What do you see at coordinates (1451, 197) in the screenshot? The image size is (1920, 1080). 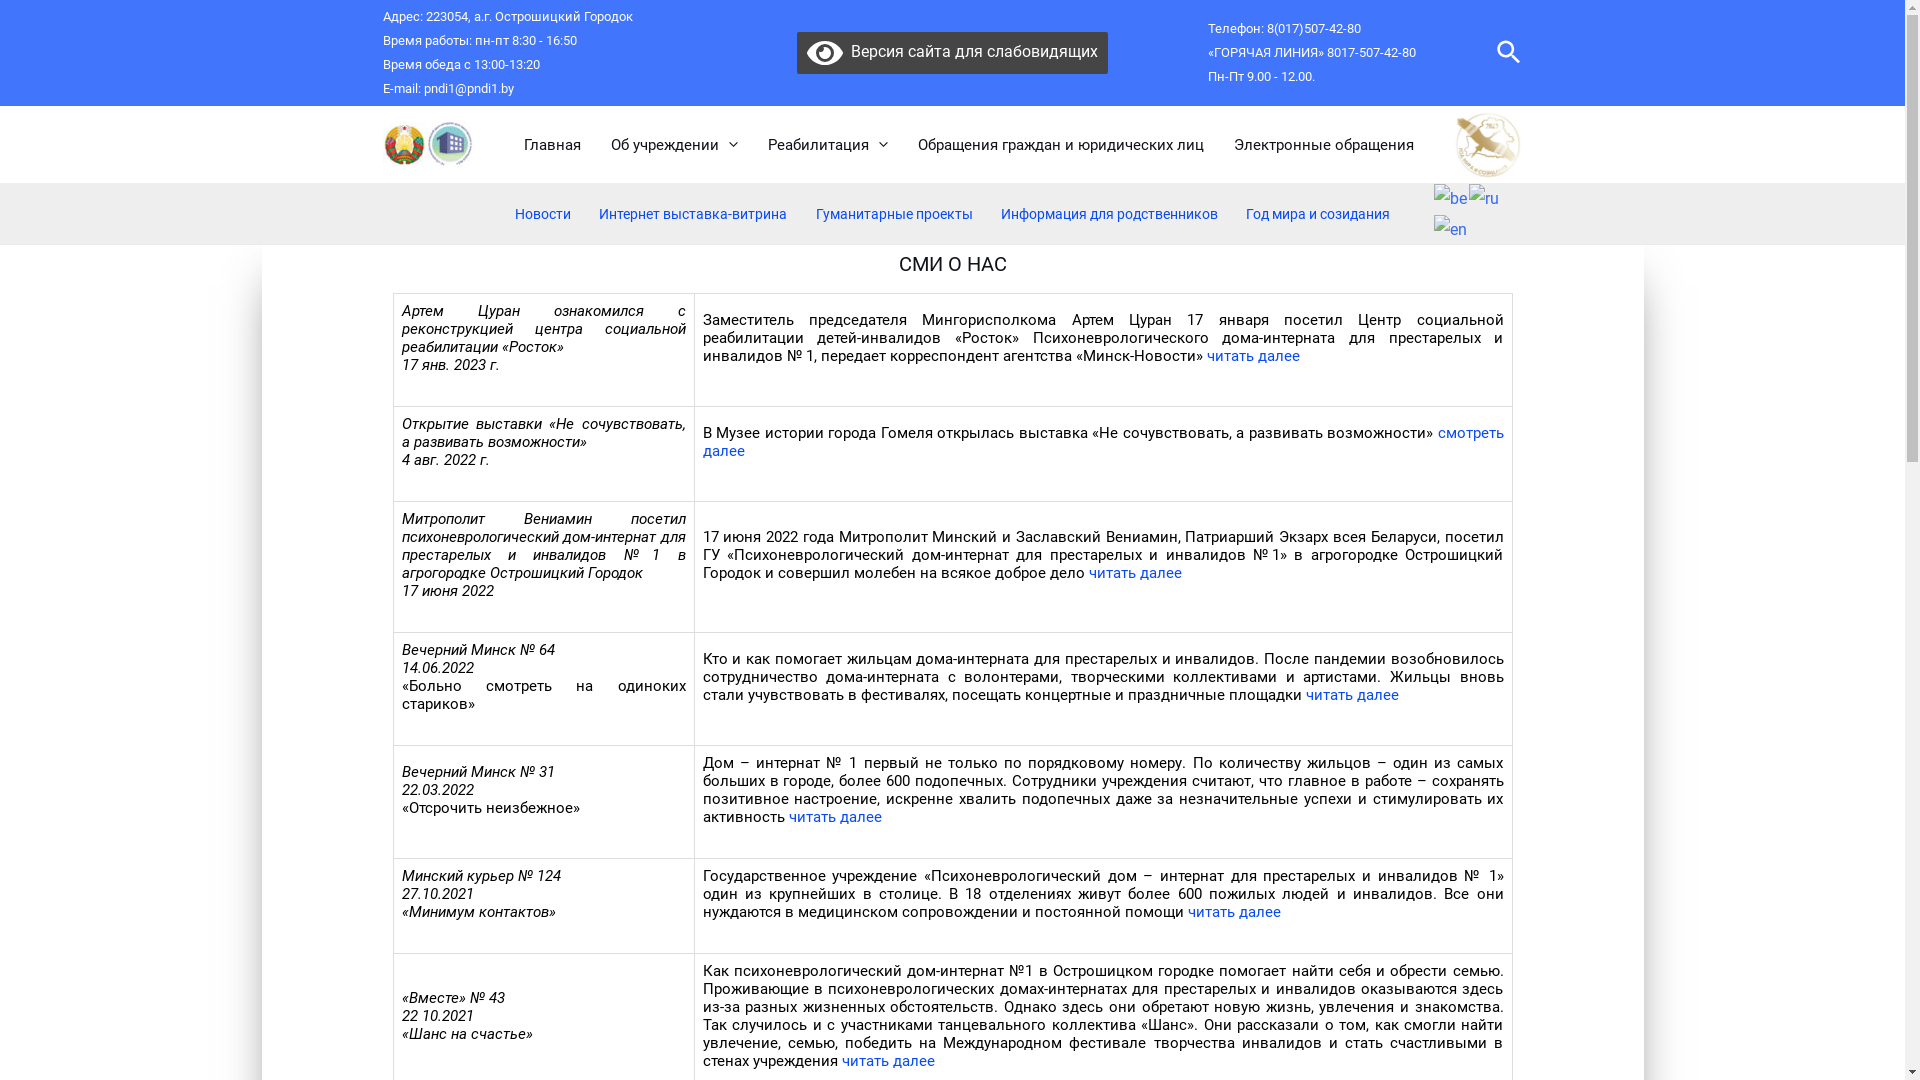 I see `'Belarusian'` at bounding box center [1451, 197].